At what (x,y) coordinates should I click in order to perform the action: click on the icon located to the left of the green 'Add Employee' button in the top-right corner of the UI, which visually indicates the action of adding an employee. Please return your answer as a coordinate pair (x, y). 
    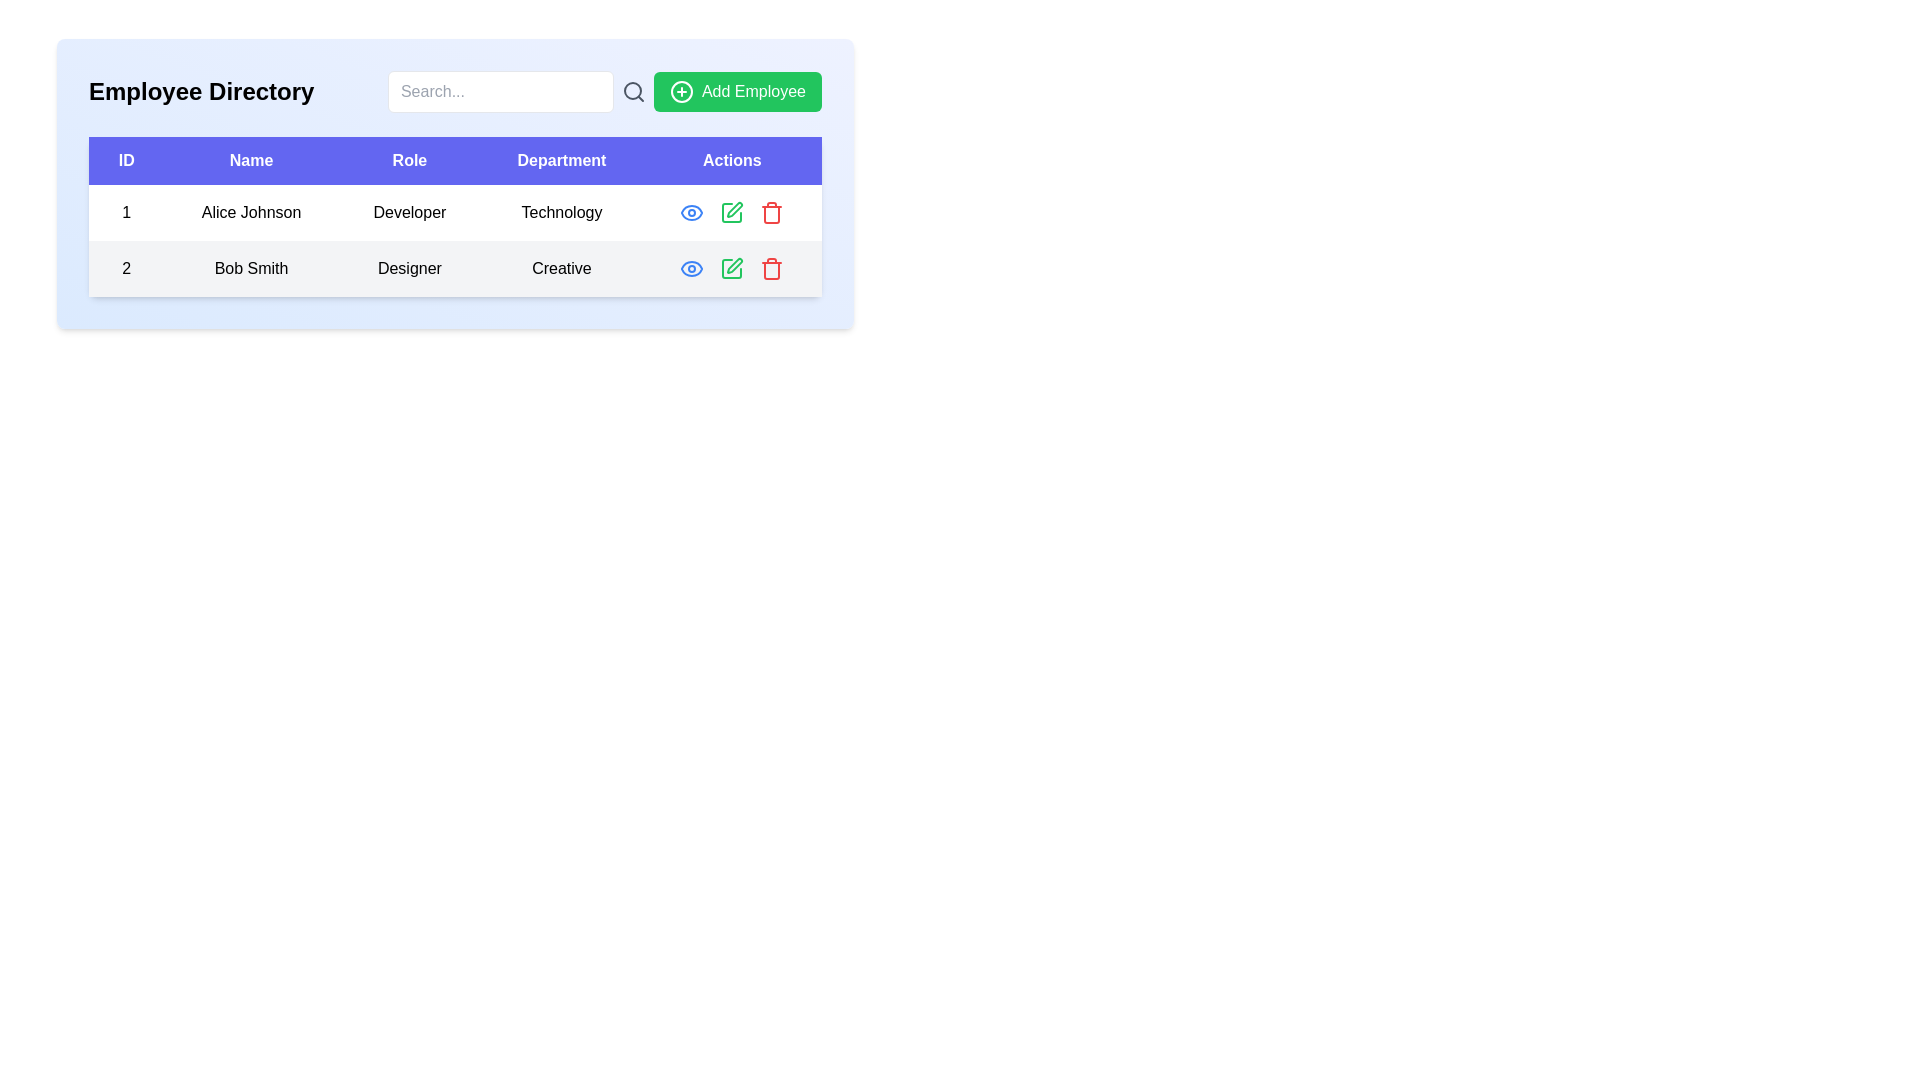
    Looking at the image, I should click on (681, 92).